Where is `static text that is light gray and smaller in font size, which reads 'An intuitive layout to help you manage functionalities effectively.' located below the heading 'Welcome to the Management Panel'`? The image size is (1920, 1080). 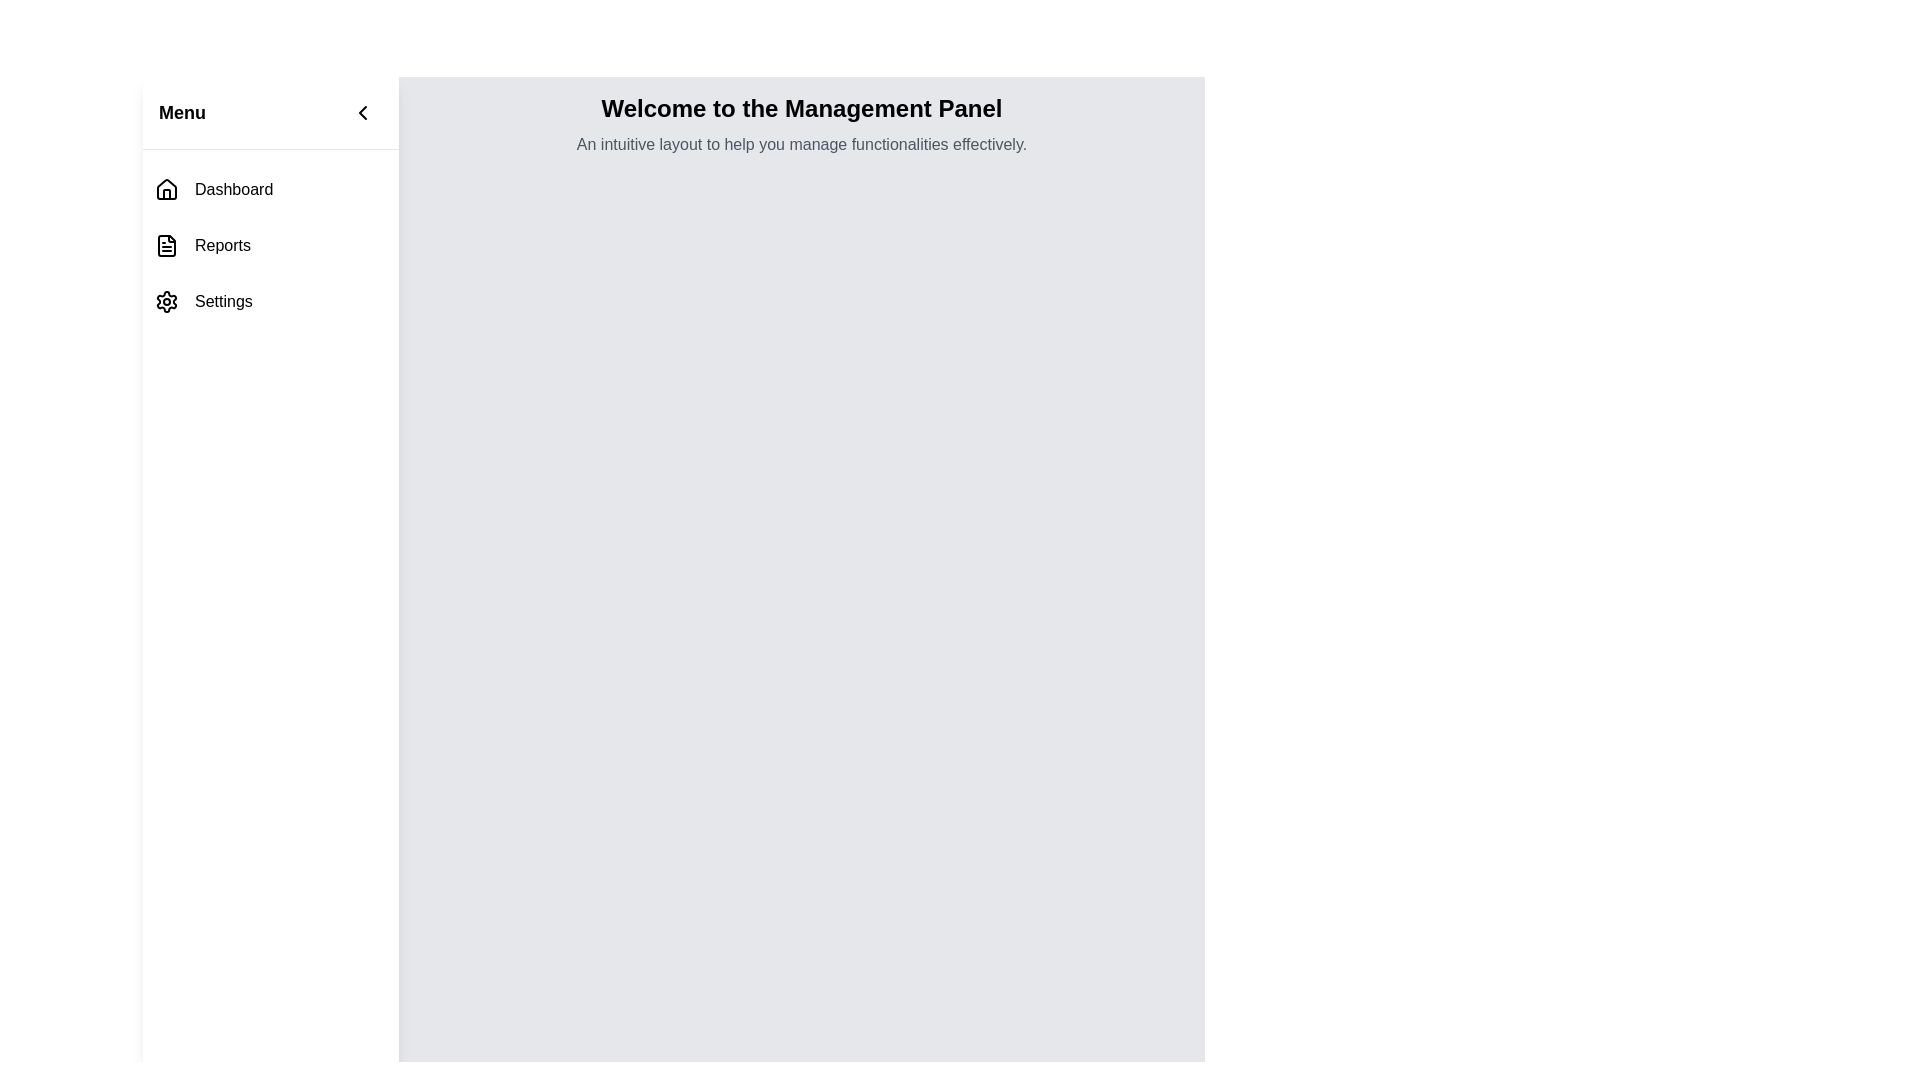
static text that is light gray and smaller in font size, which reads 'An intuitive layout to help you manage functionalities effectively.' located below the heading 'Welcome to the Management Panel' is located at coordinates (801, 144).